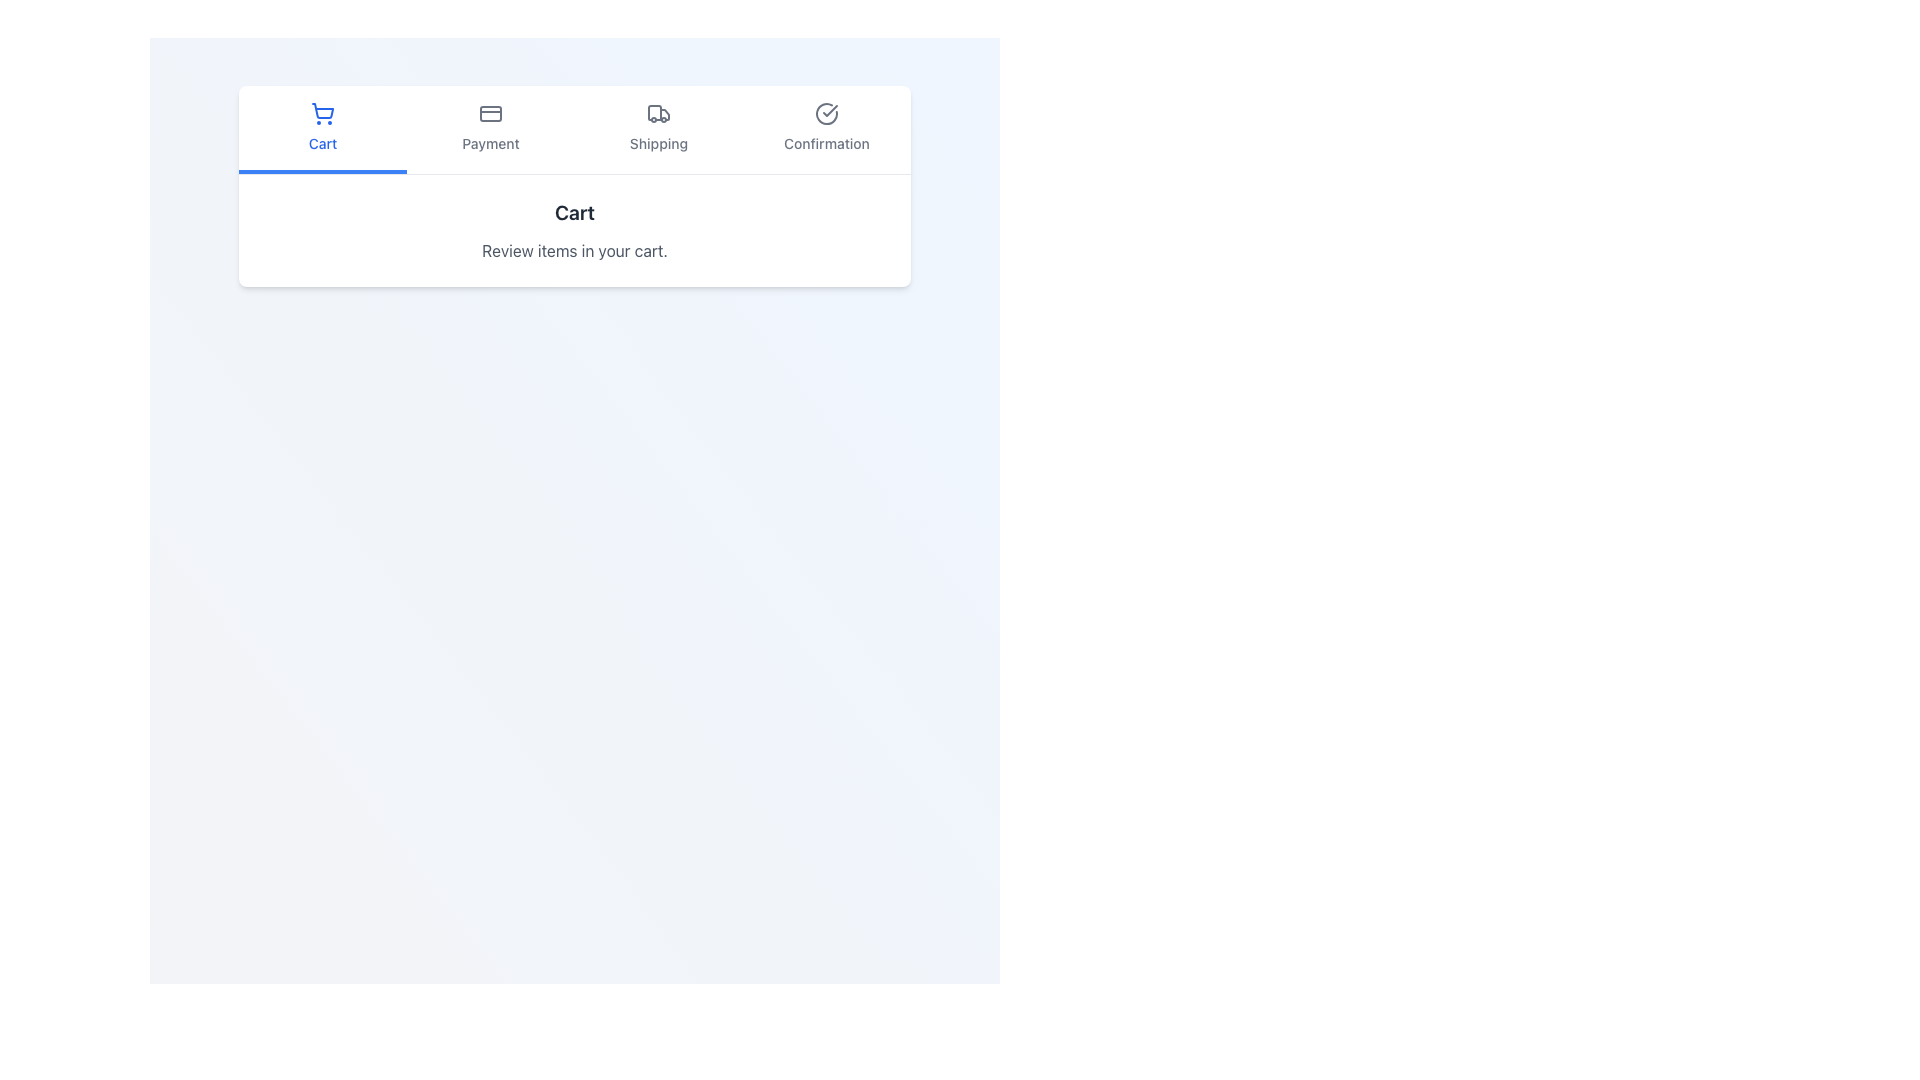 Image resolution: width=1920 pixels, height=1080 pixels. Describe the element at coordinates (658, 130) in the screenshot. I see `the third item in the navigation menu labeled 'Shipping', which features a stylized truck icon above the text` at that location.